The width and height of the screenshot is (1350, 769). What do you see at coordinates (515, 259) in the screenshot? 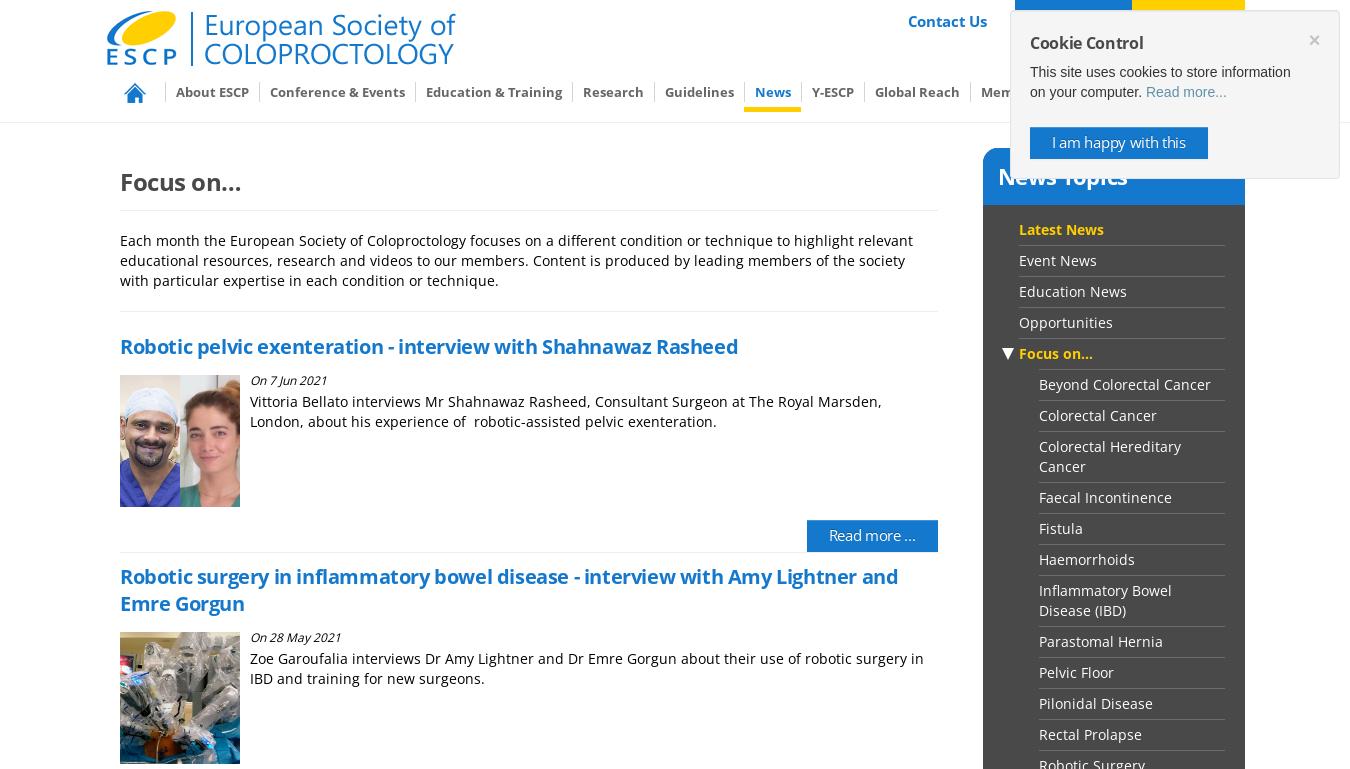
I see `'Each month the European Society of Coloproctology focuses on a different condition or technique to highlight relevant educational resources, research and videos to our members. Content is produced by leading members of the society with particular expertise in each condition or technique.'` at bounding box center [515, 259].